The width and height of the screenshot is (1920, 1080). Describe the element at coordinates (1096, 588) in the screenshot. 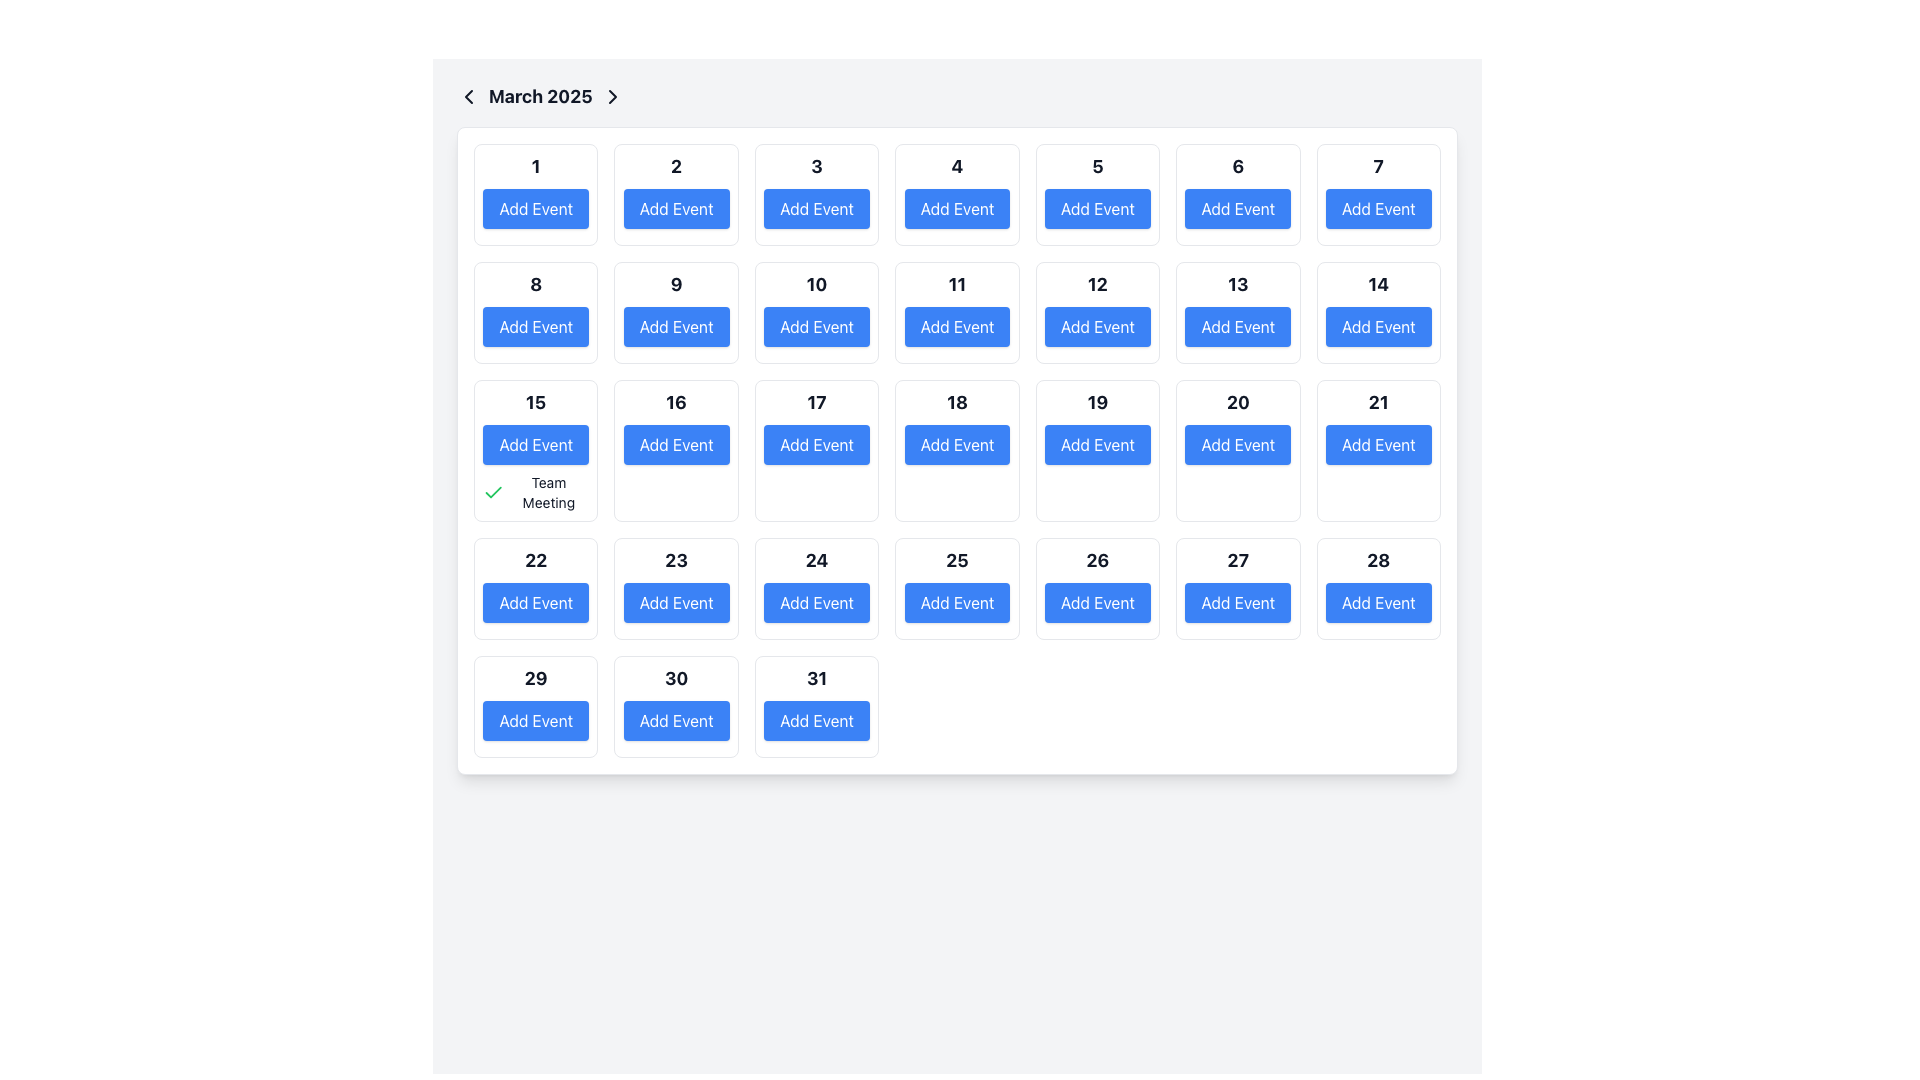

I see `the interactive button in the composite element that allows users to add an event for the 26th day, located in the fourth row and sixth column of the grid layout` at that location.